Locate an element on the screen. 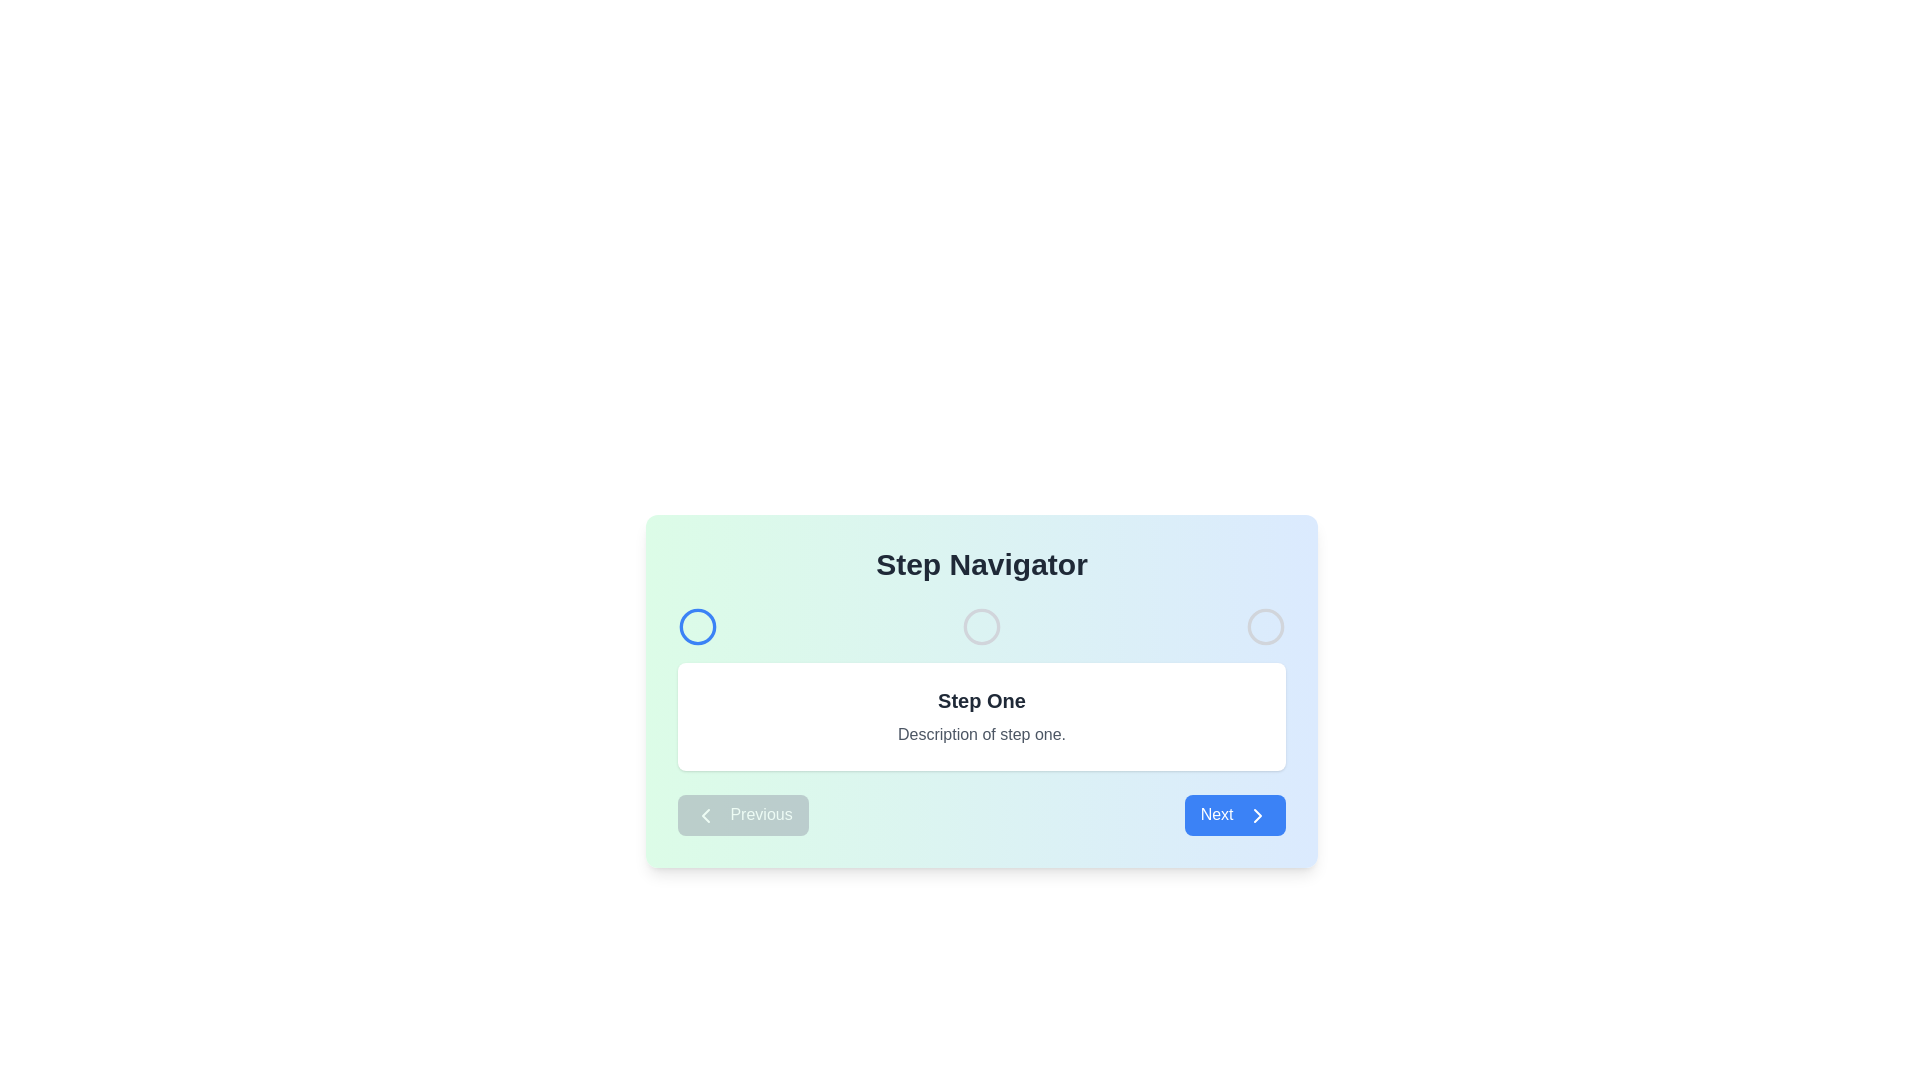 Image resolution: width=1920 pixels, height=1080 pixels. the blue 'Next' button icon which represents proceeding to the next step in the multi-step process is located at coordinates (1256, 814).